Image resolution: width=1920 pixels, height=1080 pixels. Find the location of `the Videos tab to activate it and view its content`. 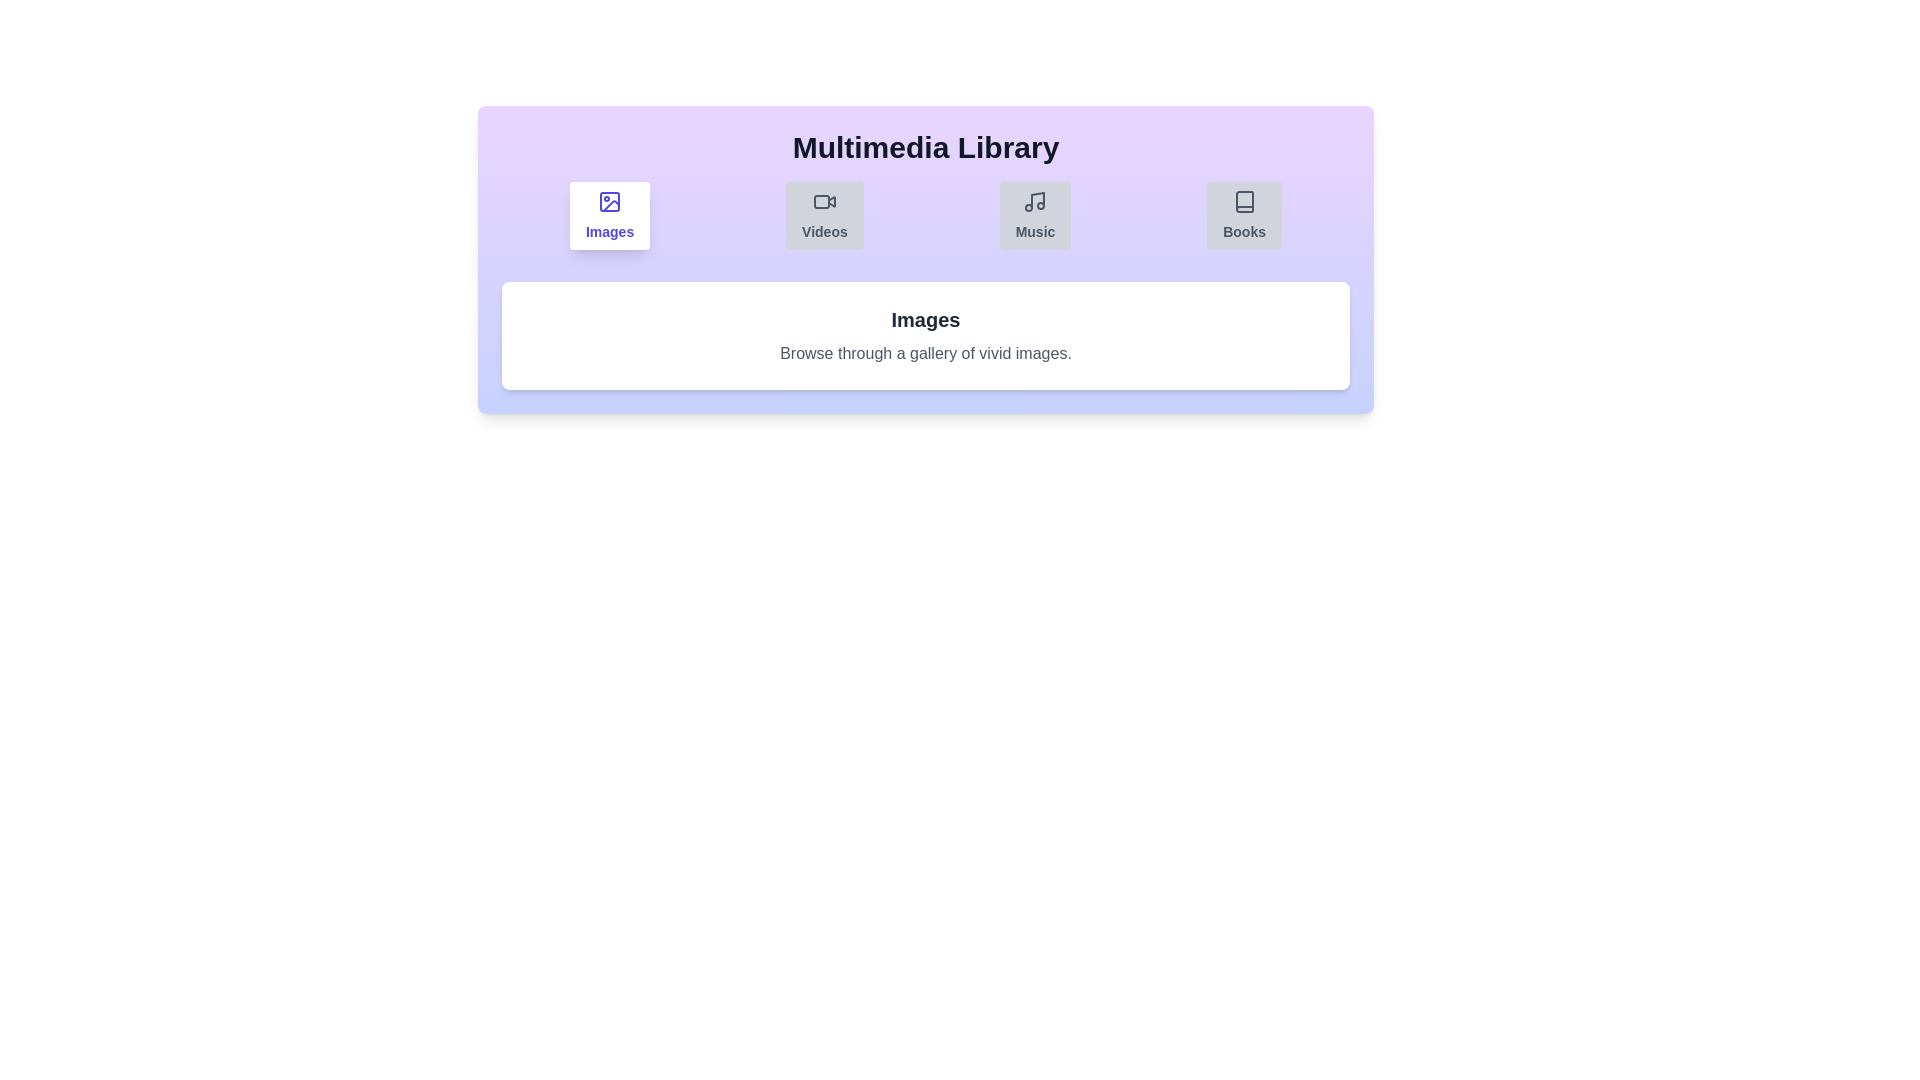

the Videos tab to activate it and view its content is located at coordinates (825, 216).